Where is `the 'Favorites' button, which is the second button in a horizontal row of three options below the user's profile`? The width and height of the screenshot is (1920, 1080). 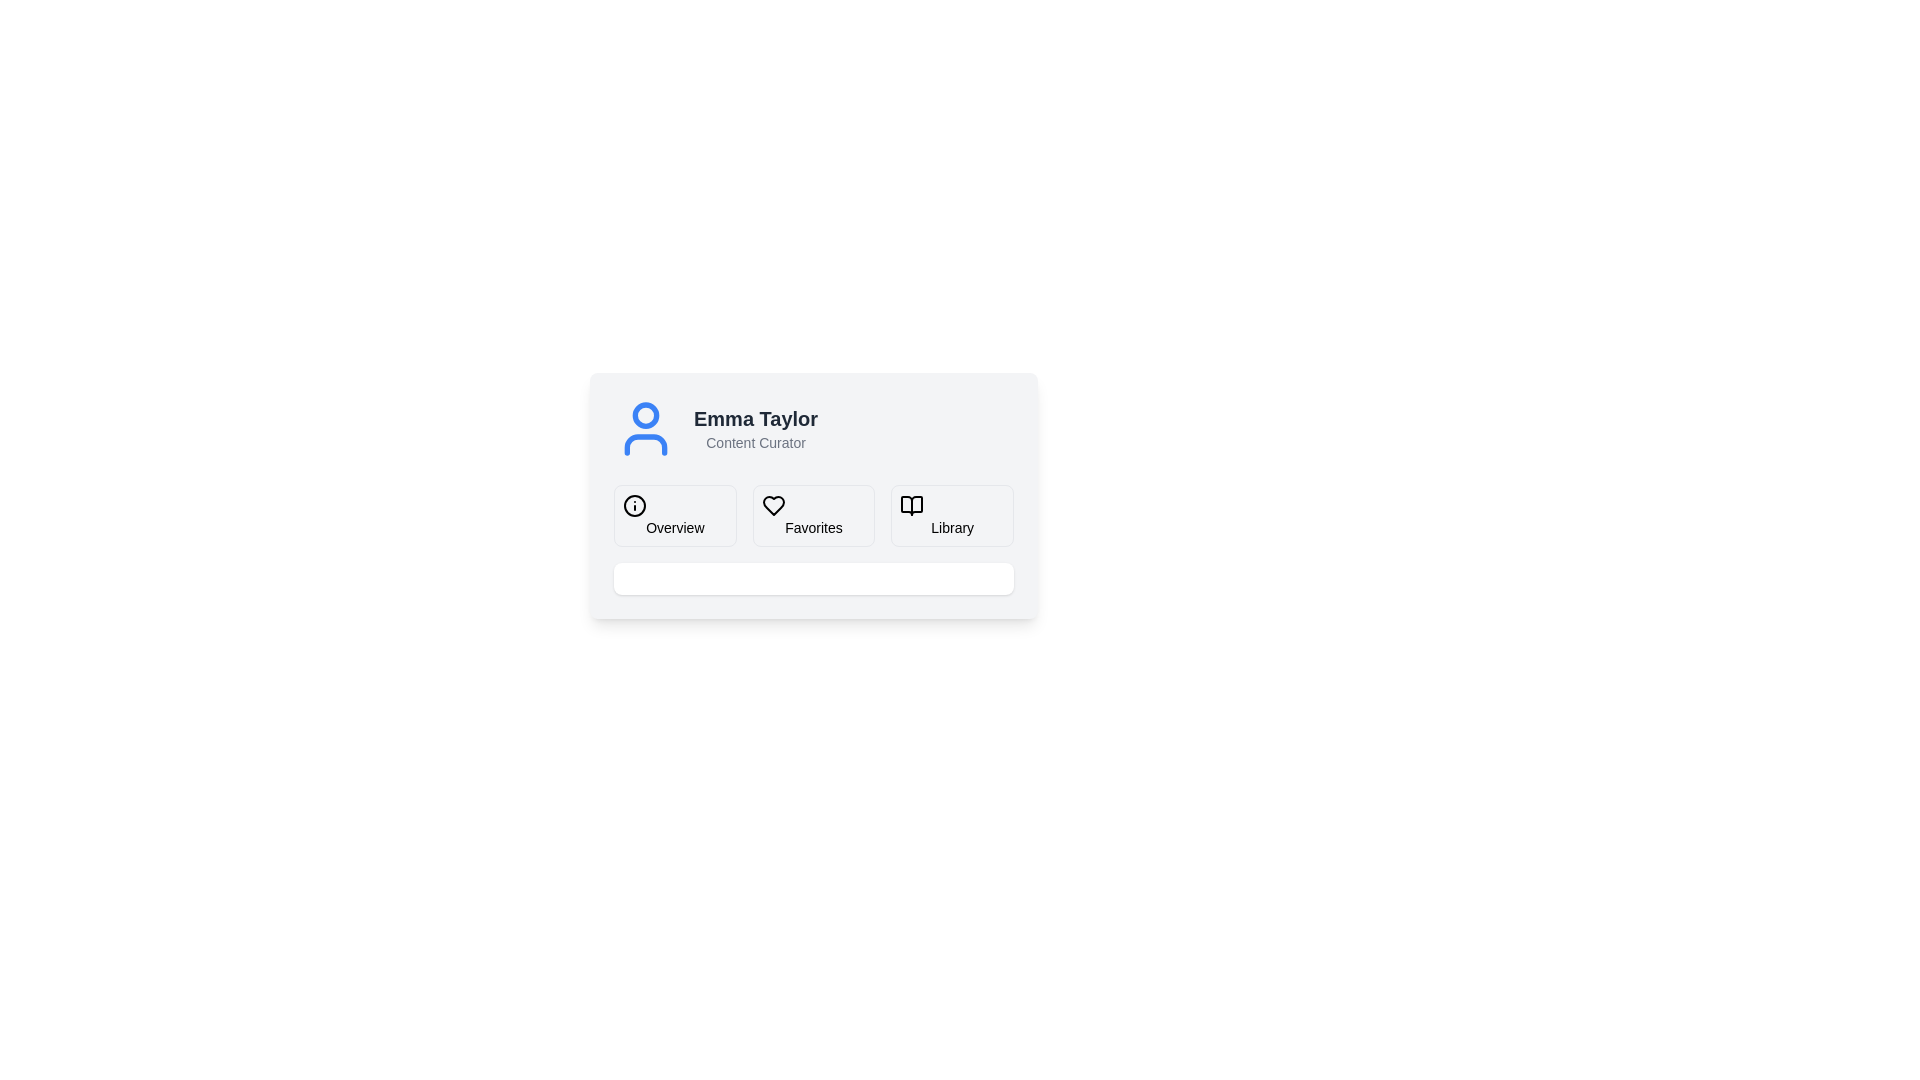
the 'Favorites' button, which is the second button in a horizontal row of three options below the user's profile is located at coordinates (772, 504).